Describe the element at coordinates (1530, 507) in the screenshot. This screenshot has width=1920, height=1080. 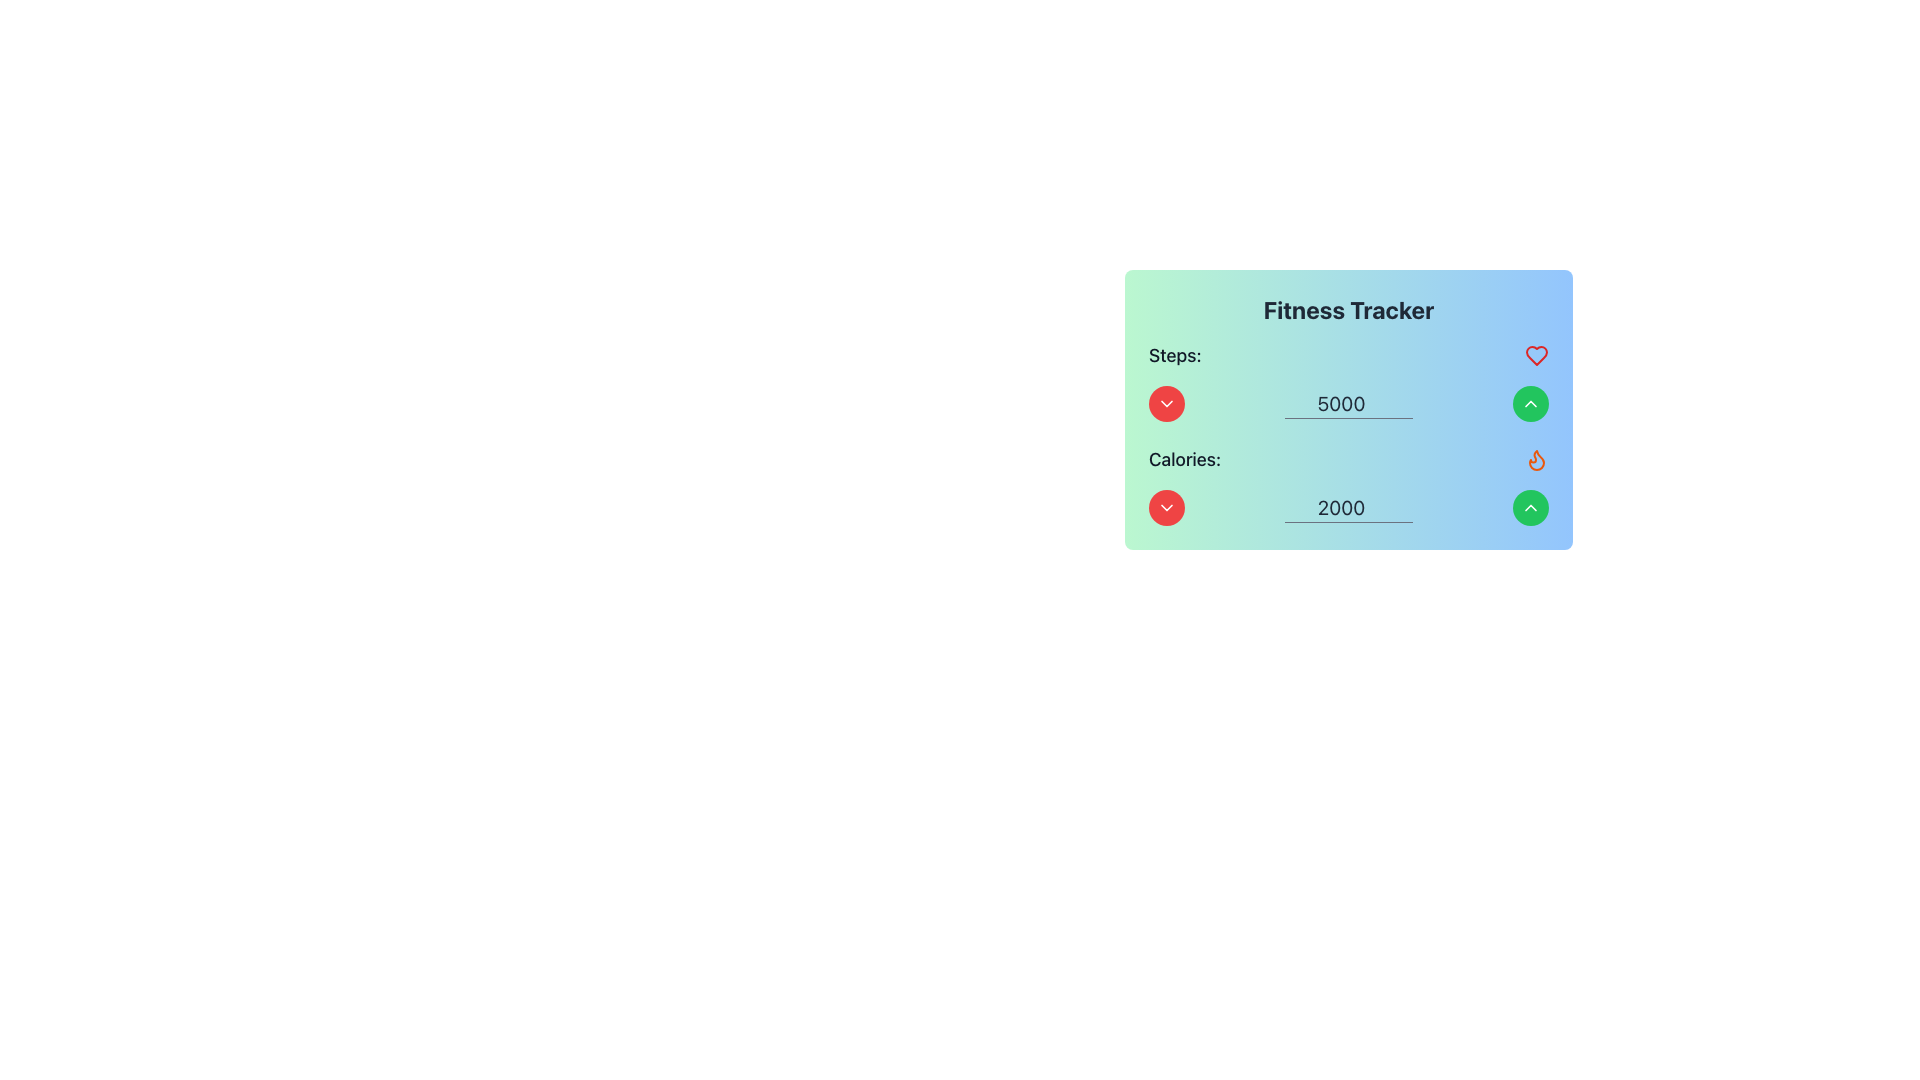
I see `the upward-pointing arrow icon embedded within the green circular button to increase the value` at that location.